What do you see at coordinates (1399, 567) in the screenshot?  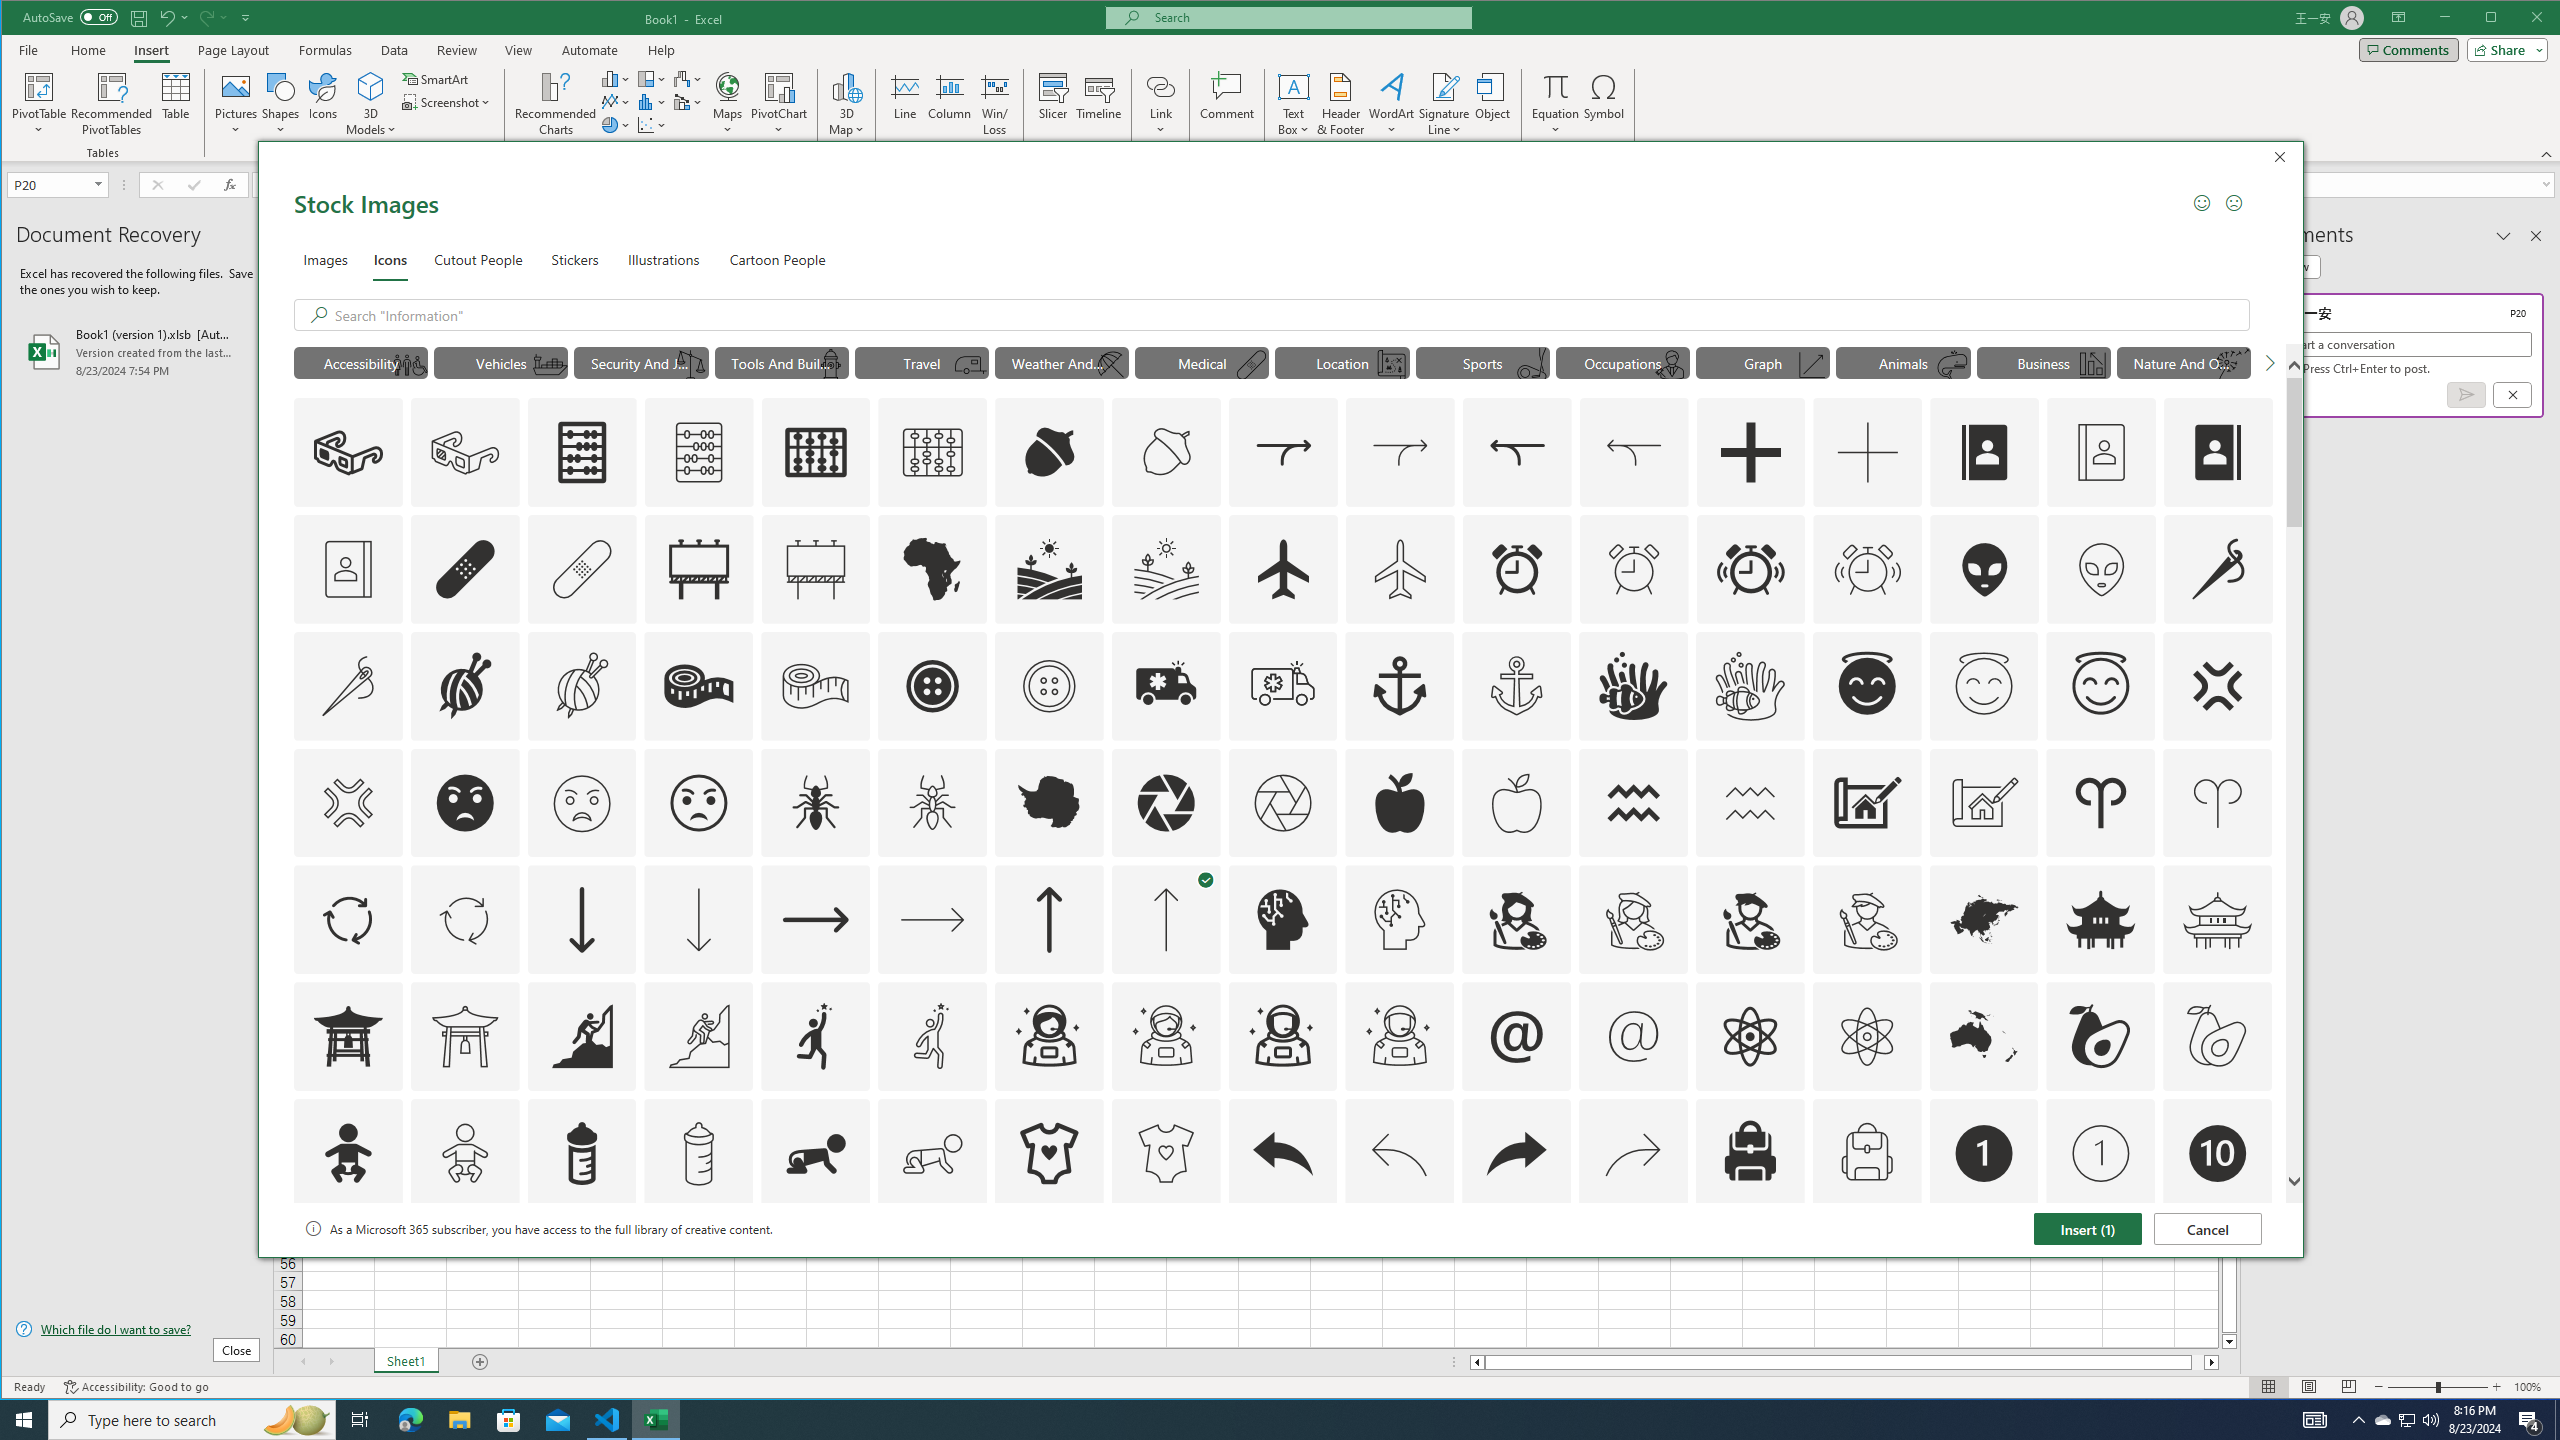 I see `'AutomationID: Icons_Airplane_M'` at bounding box center [1399, 567].